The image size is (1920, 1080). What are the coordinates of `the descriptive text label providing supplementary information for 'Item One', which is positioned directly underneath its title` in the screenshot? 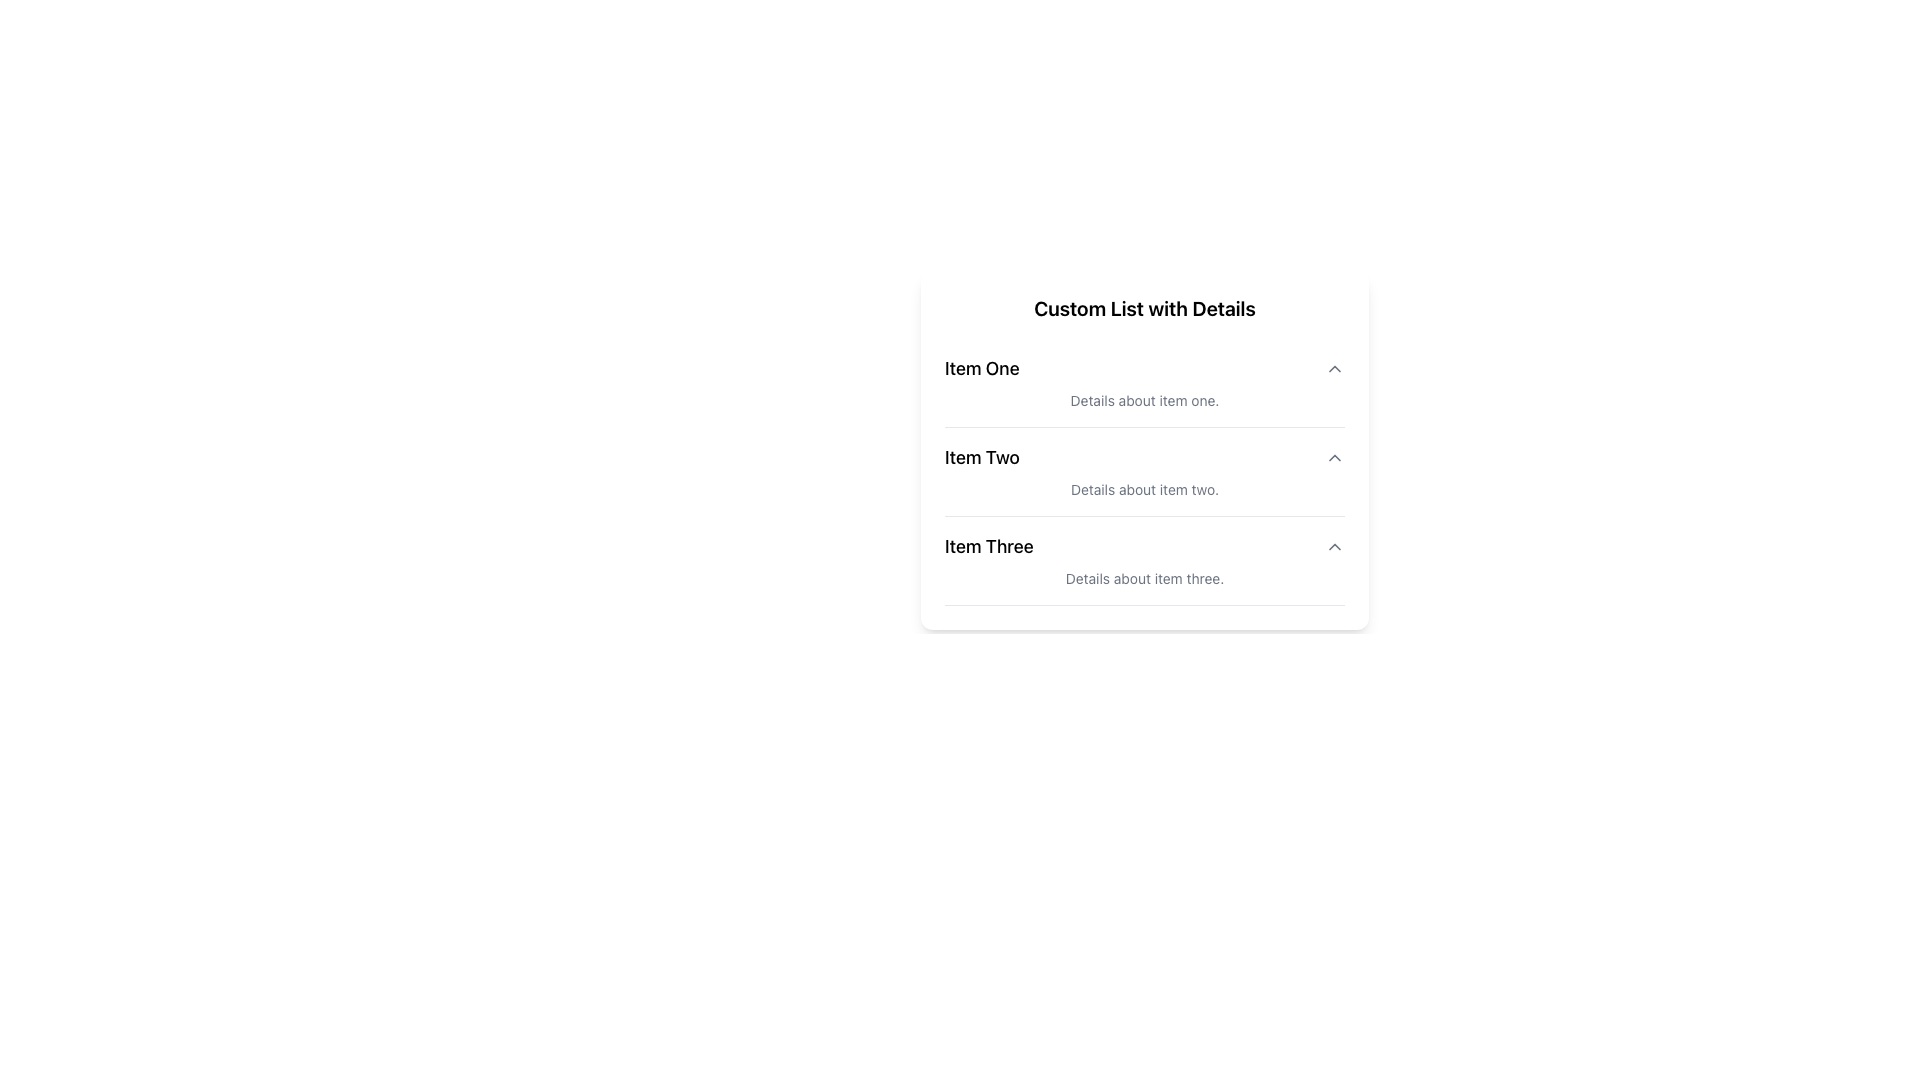 It's located at (1145, 401).